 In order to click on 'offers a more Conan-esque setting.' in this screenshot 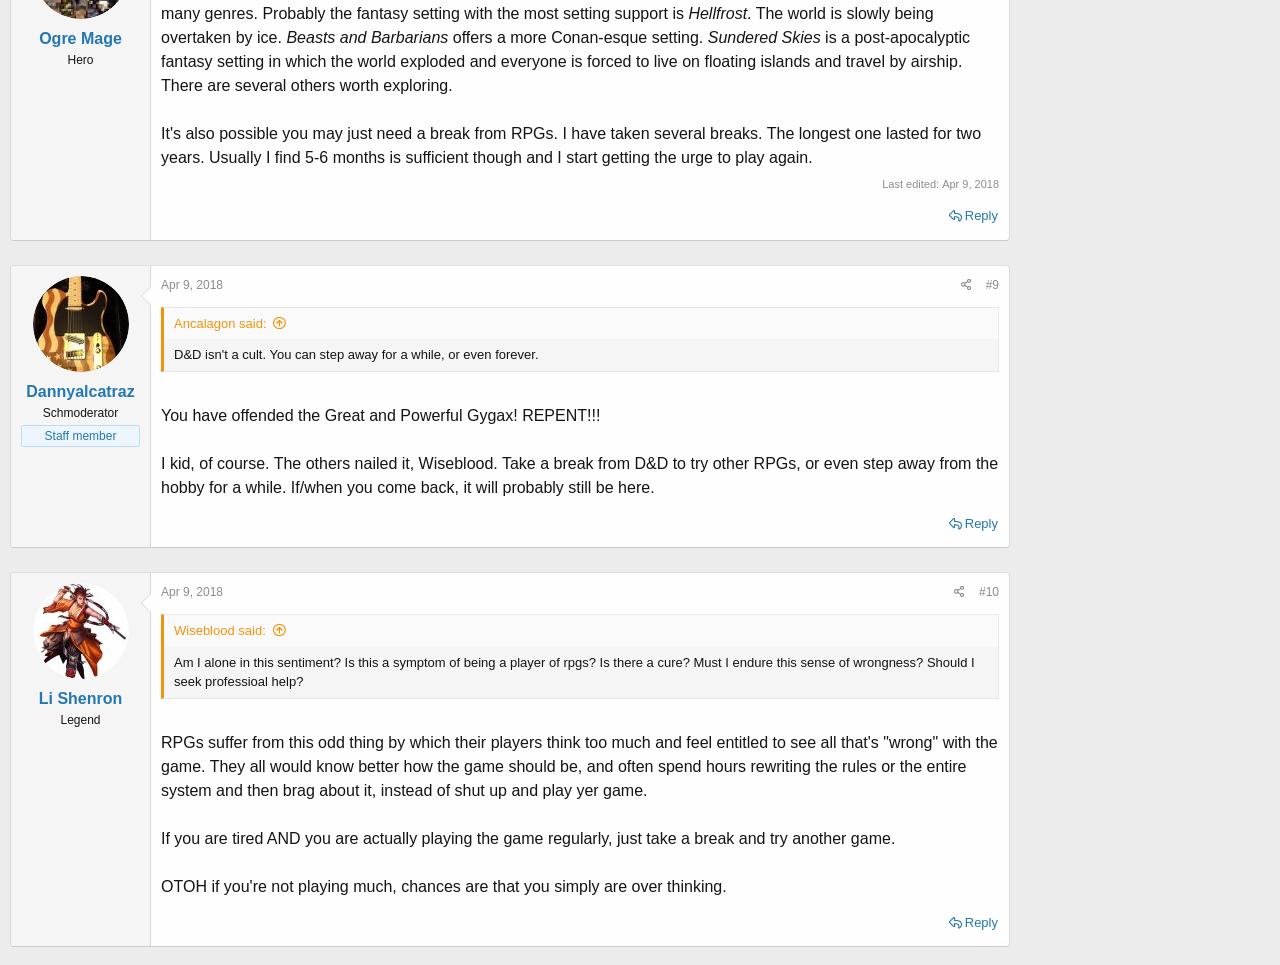, I will do `click(578, 36)`.